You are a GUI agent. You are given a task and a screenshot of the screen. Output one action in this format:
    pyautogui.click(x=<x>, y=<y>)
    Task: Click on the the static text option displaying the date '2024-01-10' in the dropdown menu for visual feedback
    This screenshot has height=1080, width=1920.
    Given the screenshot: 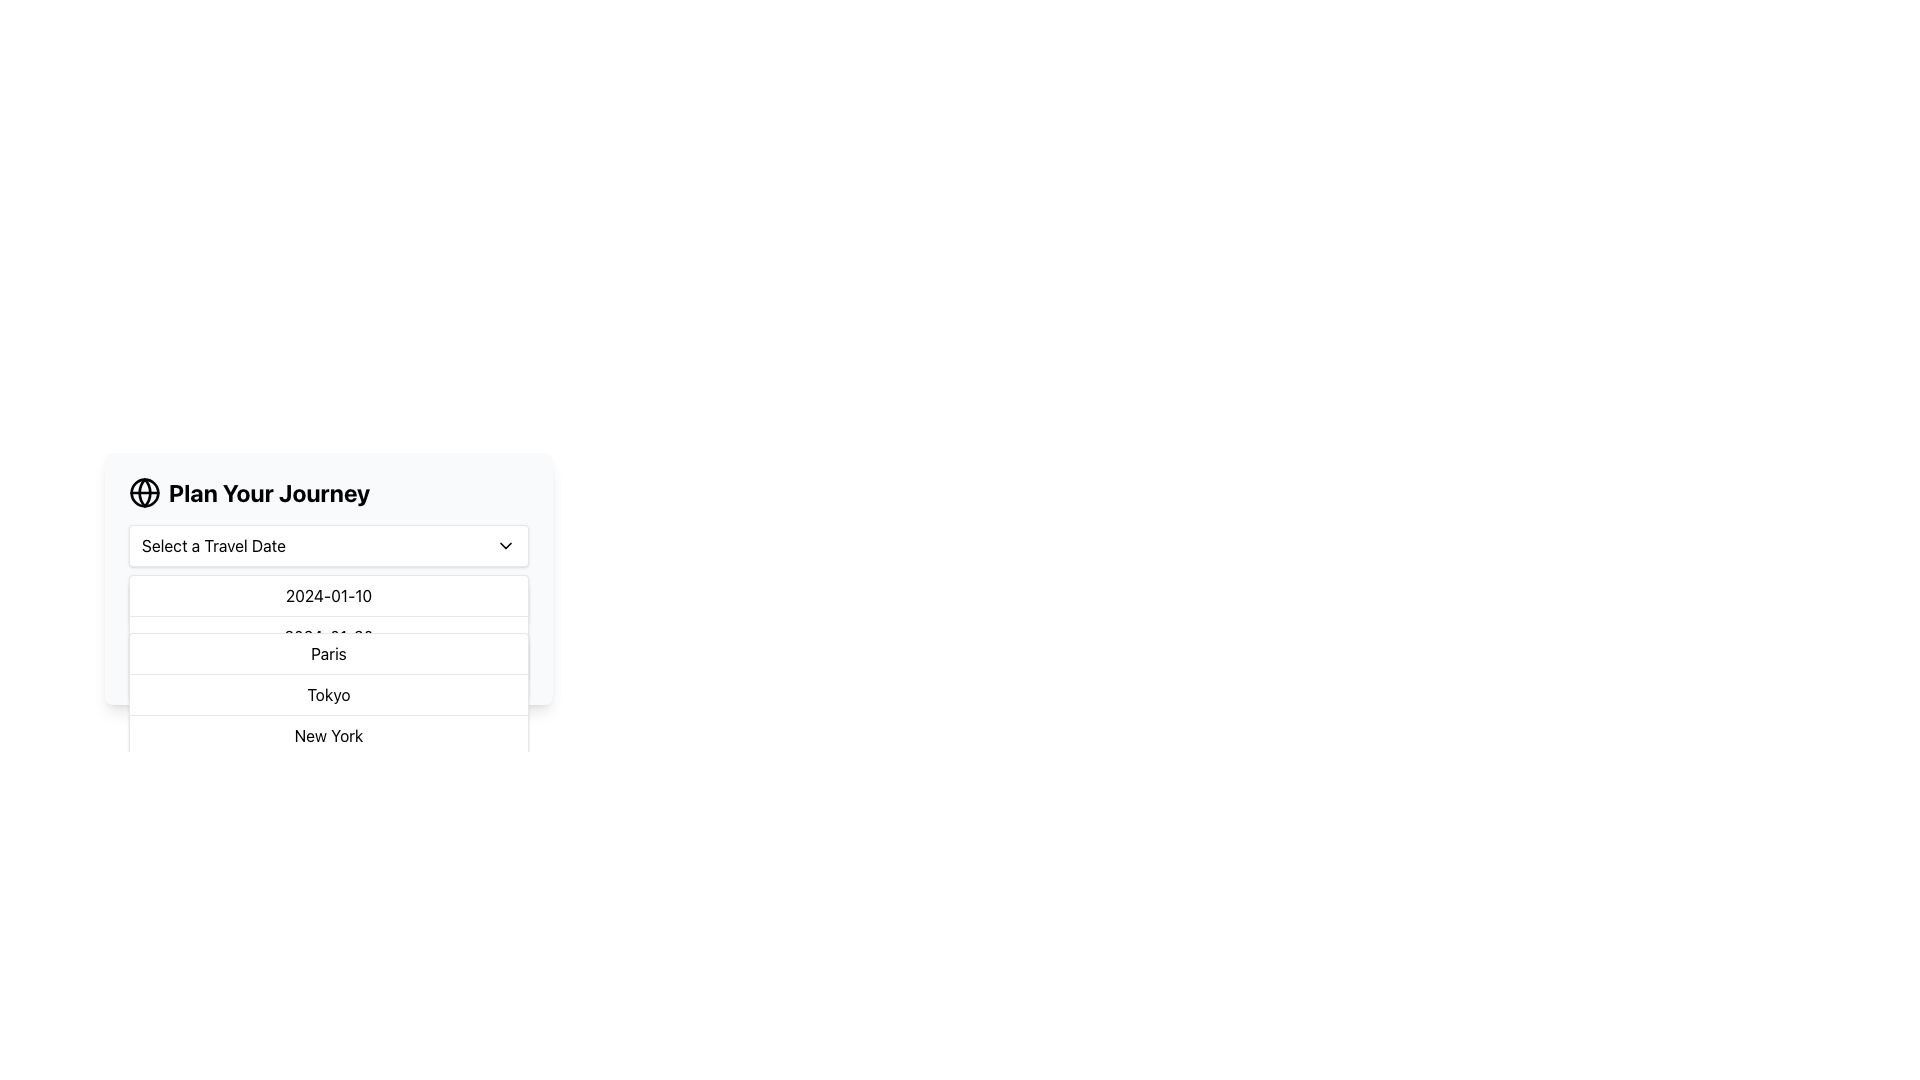 What is the action you would take?
    pyautogui.click(x=329, y=595)
    